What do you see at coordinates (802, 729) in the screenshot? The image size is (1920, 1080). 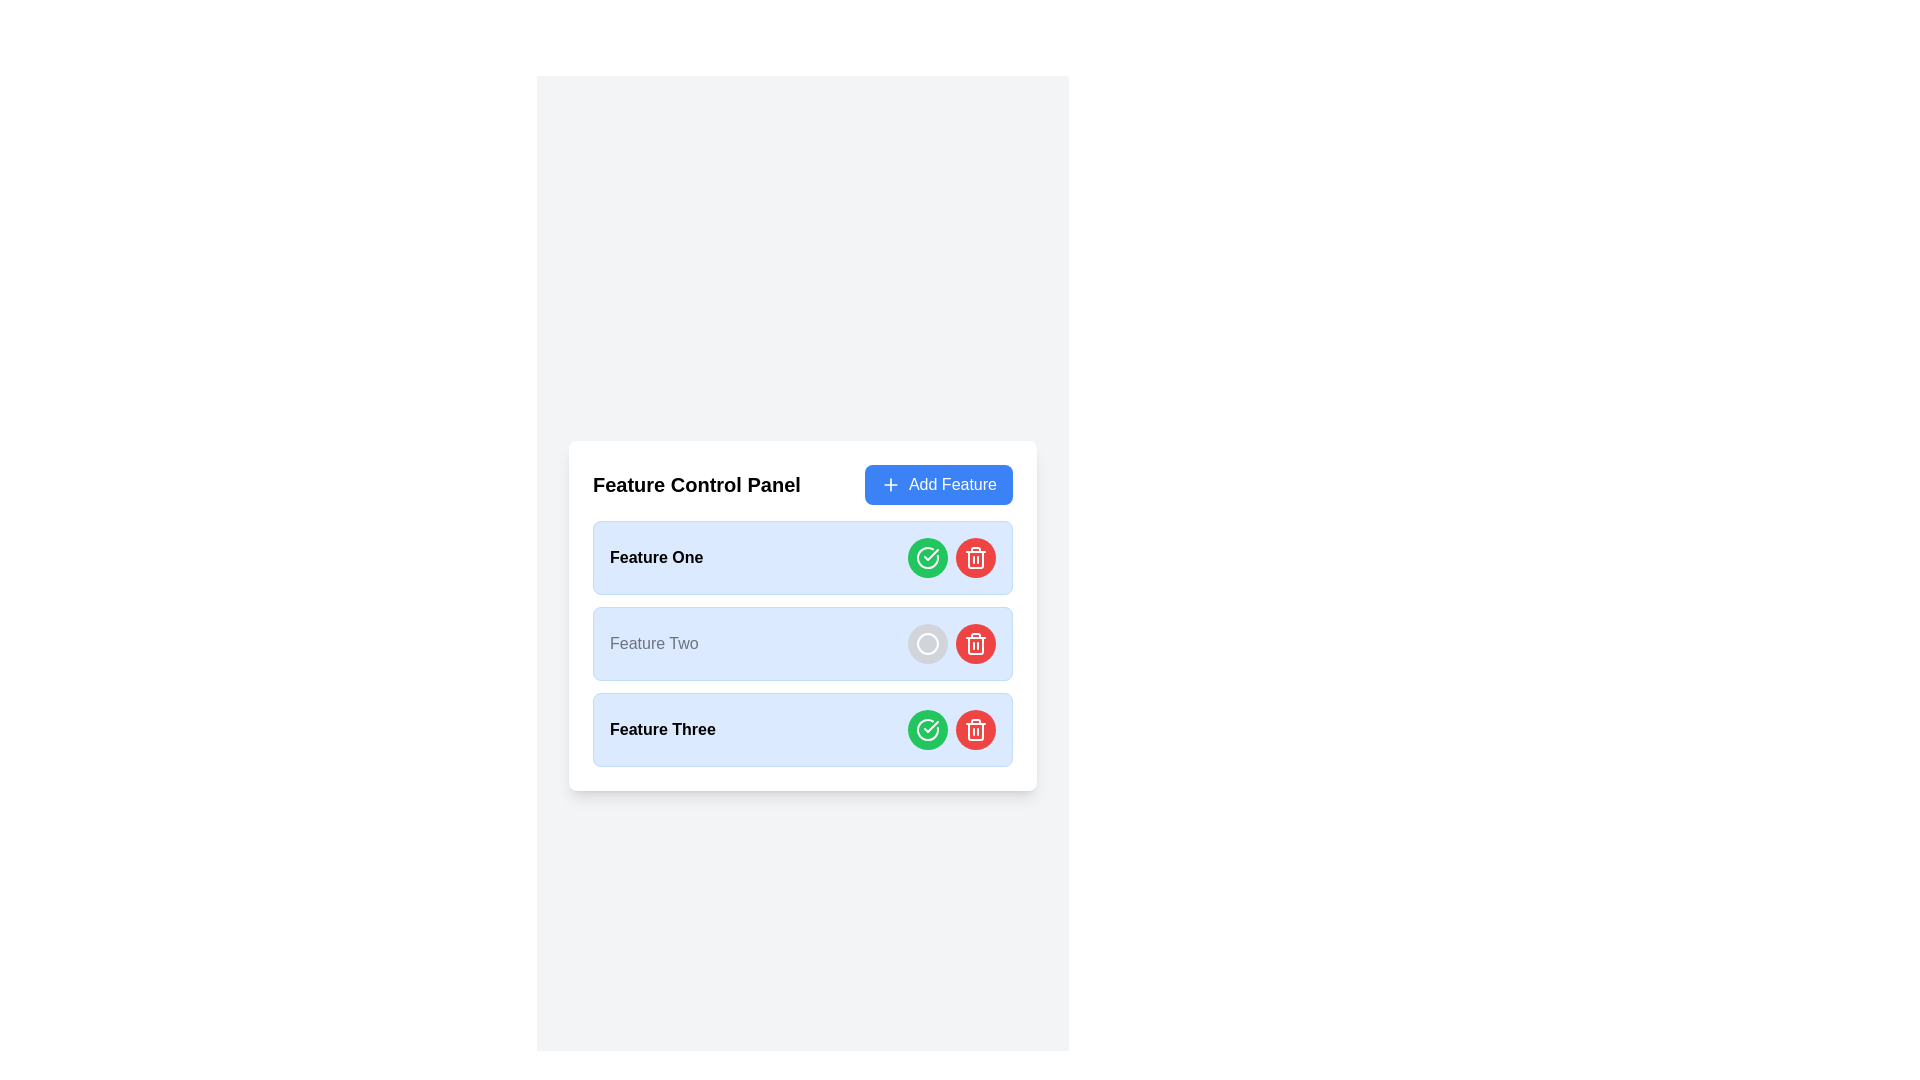 I see `the list item labeled 'Feature Three'` at bounding box center [802, 729].